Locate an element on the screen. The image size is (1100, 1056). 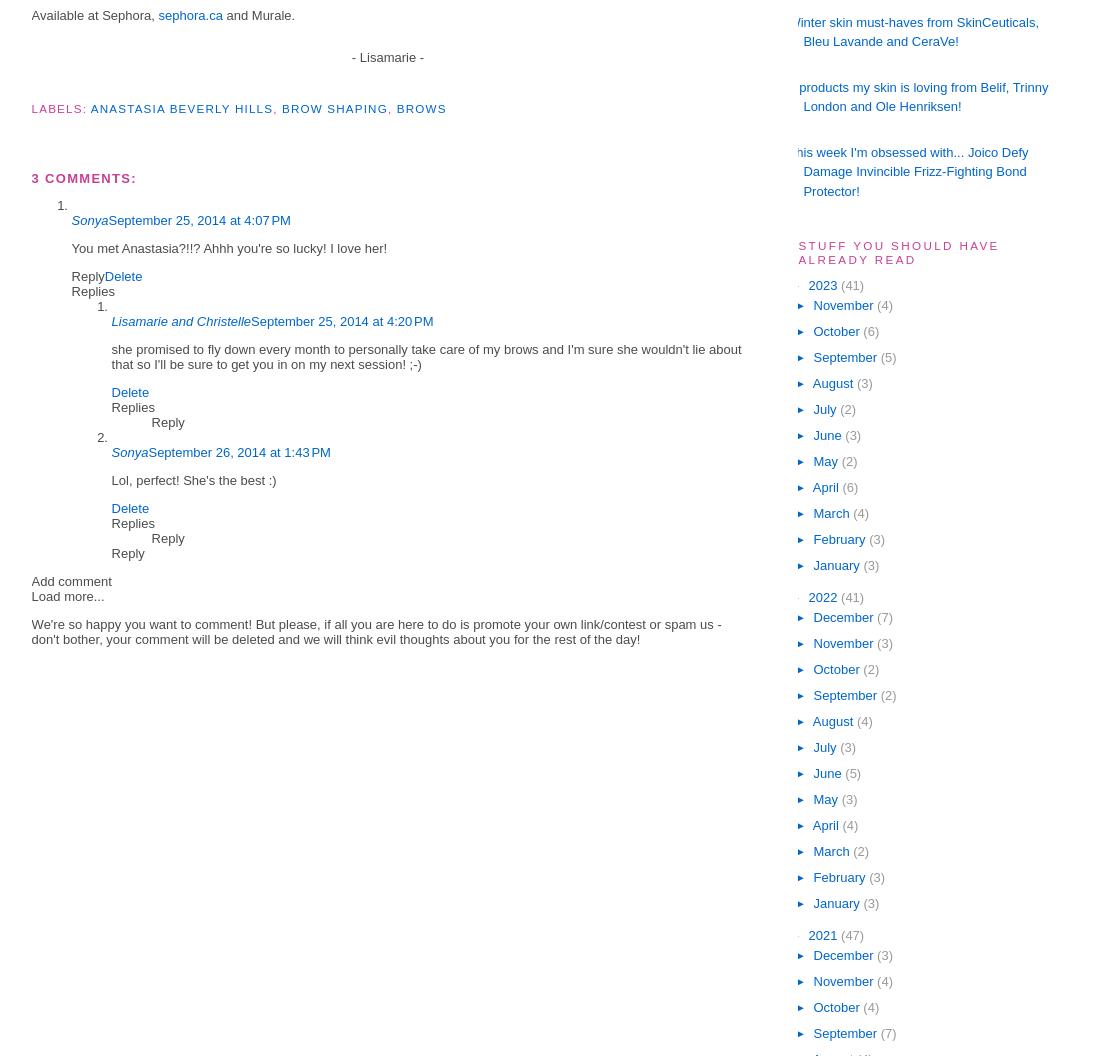
'3 products my skin is loving from Belif, Trinny London and Ole Henriksen!' is located at coordinates (917, 95).